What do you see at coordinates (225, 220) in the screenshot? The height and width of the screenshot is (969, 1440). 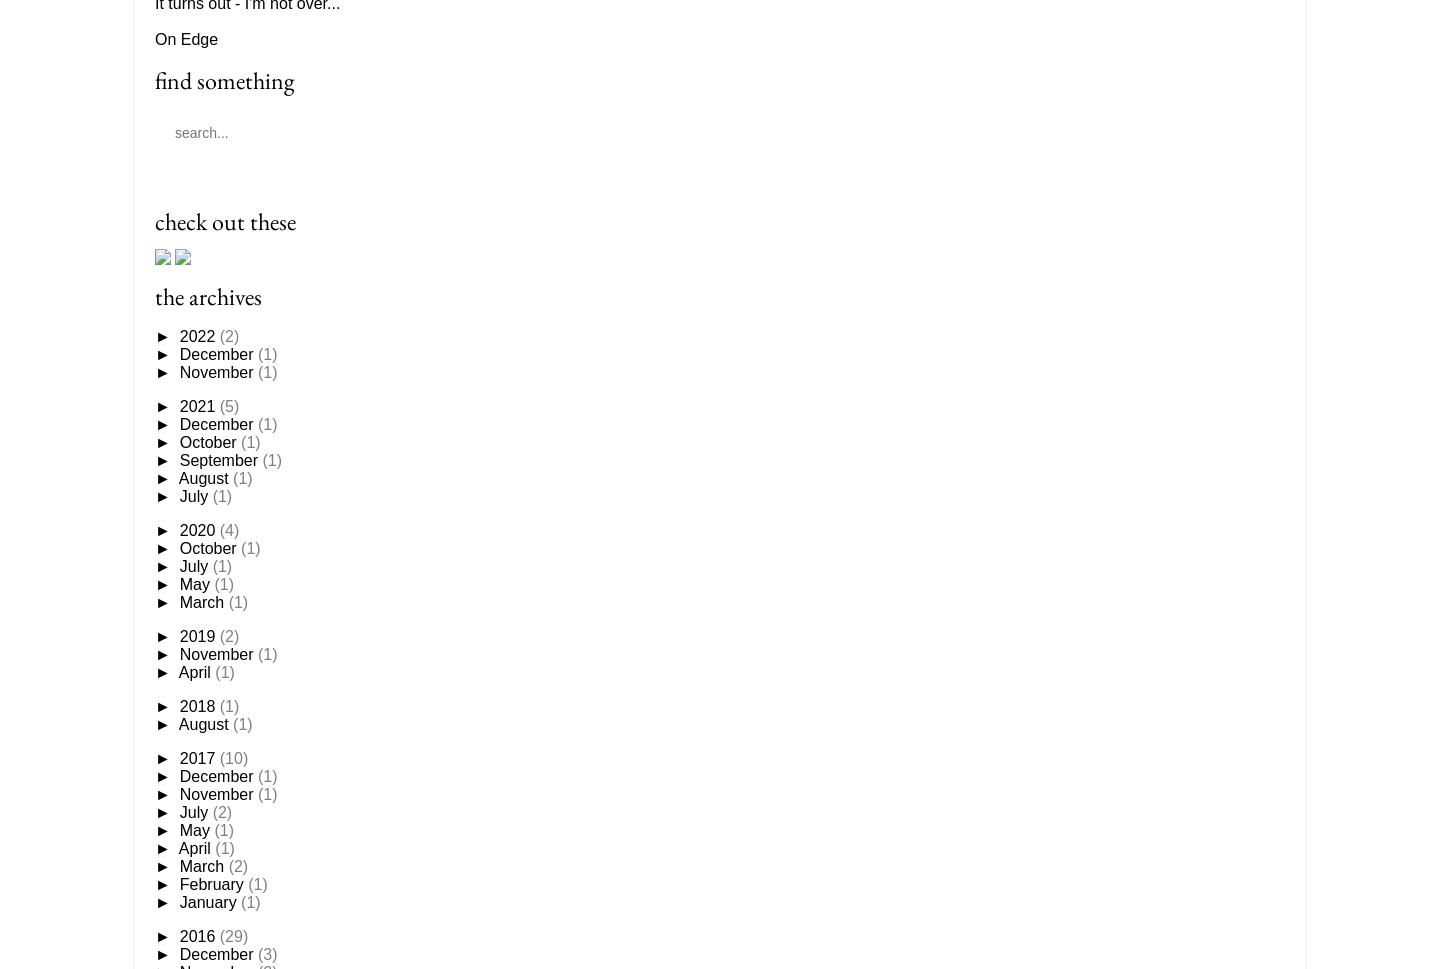 I see `'check out these'` at bounding box center [225, 220].